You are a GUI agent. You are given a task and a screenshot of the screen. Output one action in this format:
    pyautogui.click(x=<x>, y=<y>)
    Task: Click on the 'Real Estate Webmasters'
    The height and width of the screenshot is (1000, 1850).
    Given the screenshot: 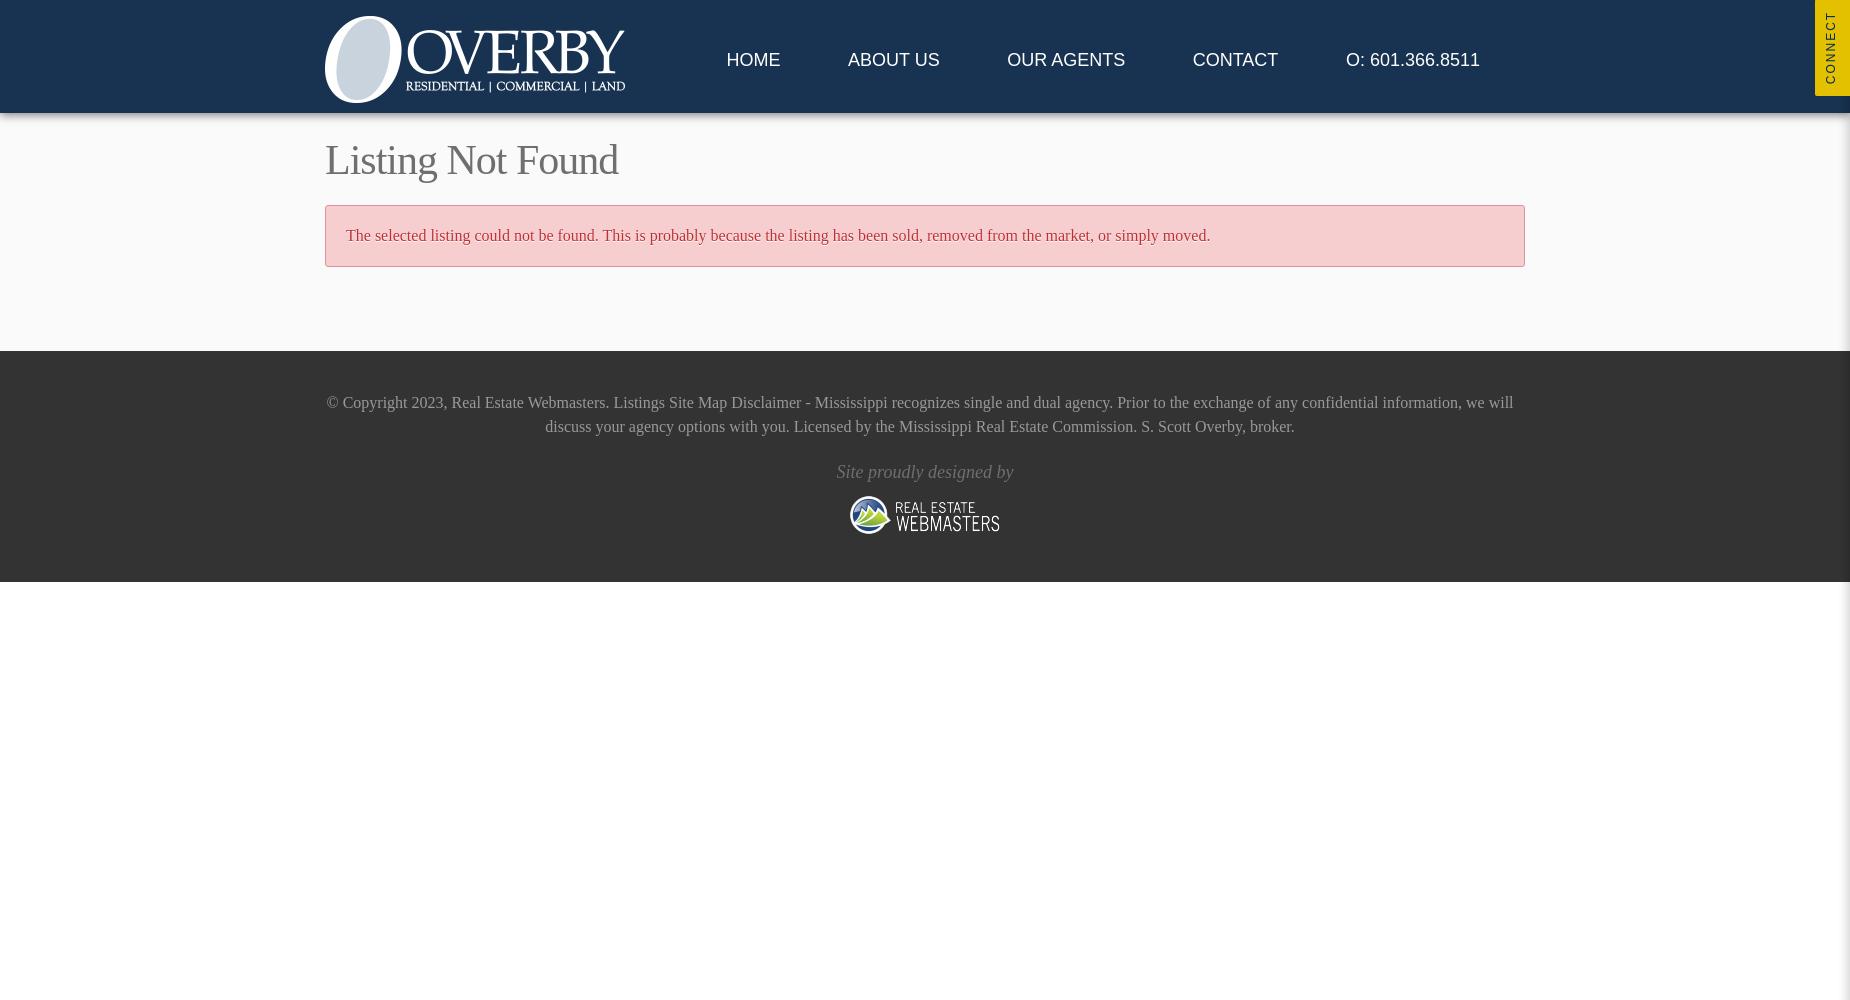 What is the action you would take?
    pyautogui.click(x=450, y=402)
    